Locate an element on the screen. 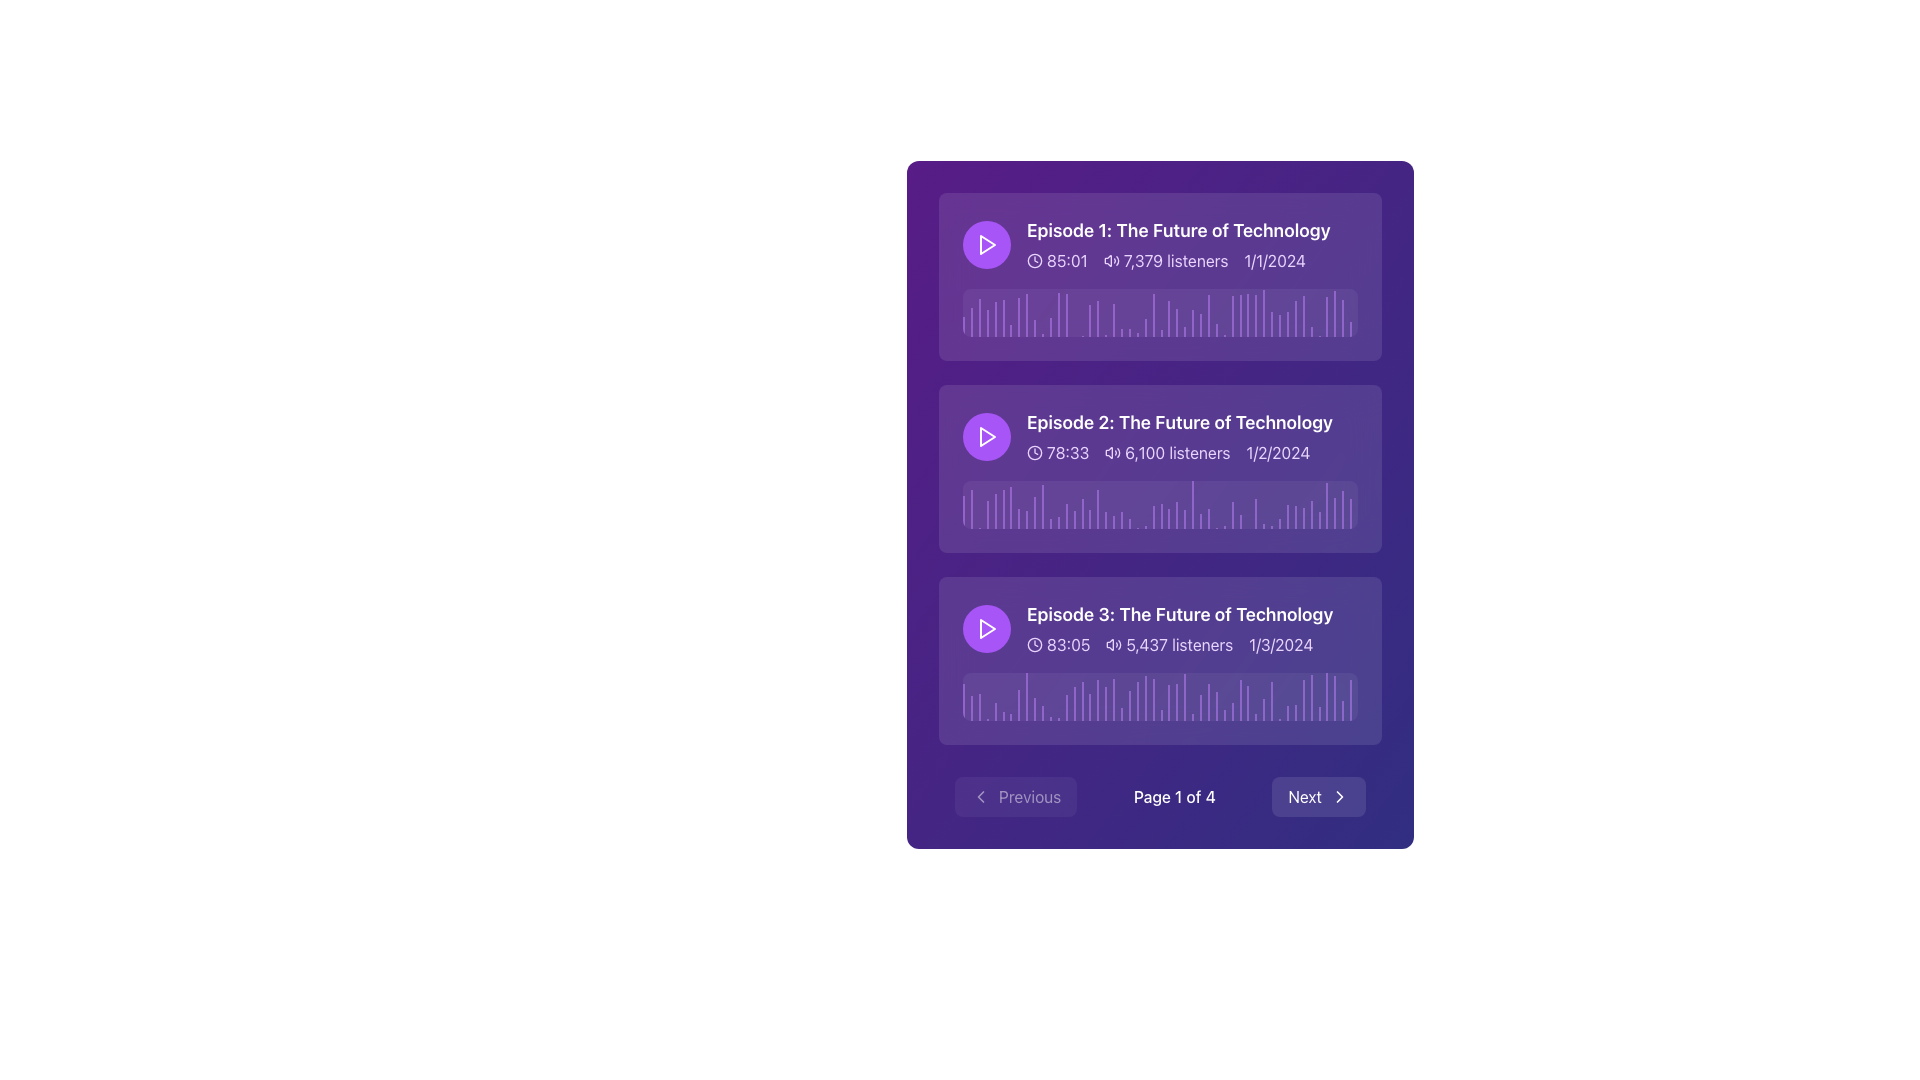 The width and height of the screenshot is (1920, 1080). the navigation button located at the bottom-right corner of the navigation bar is located at coordinates (1319, 796).